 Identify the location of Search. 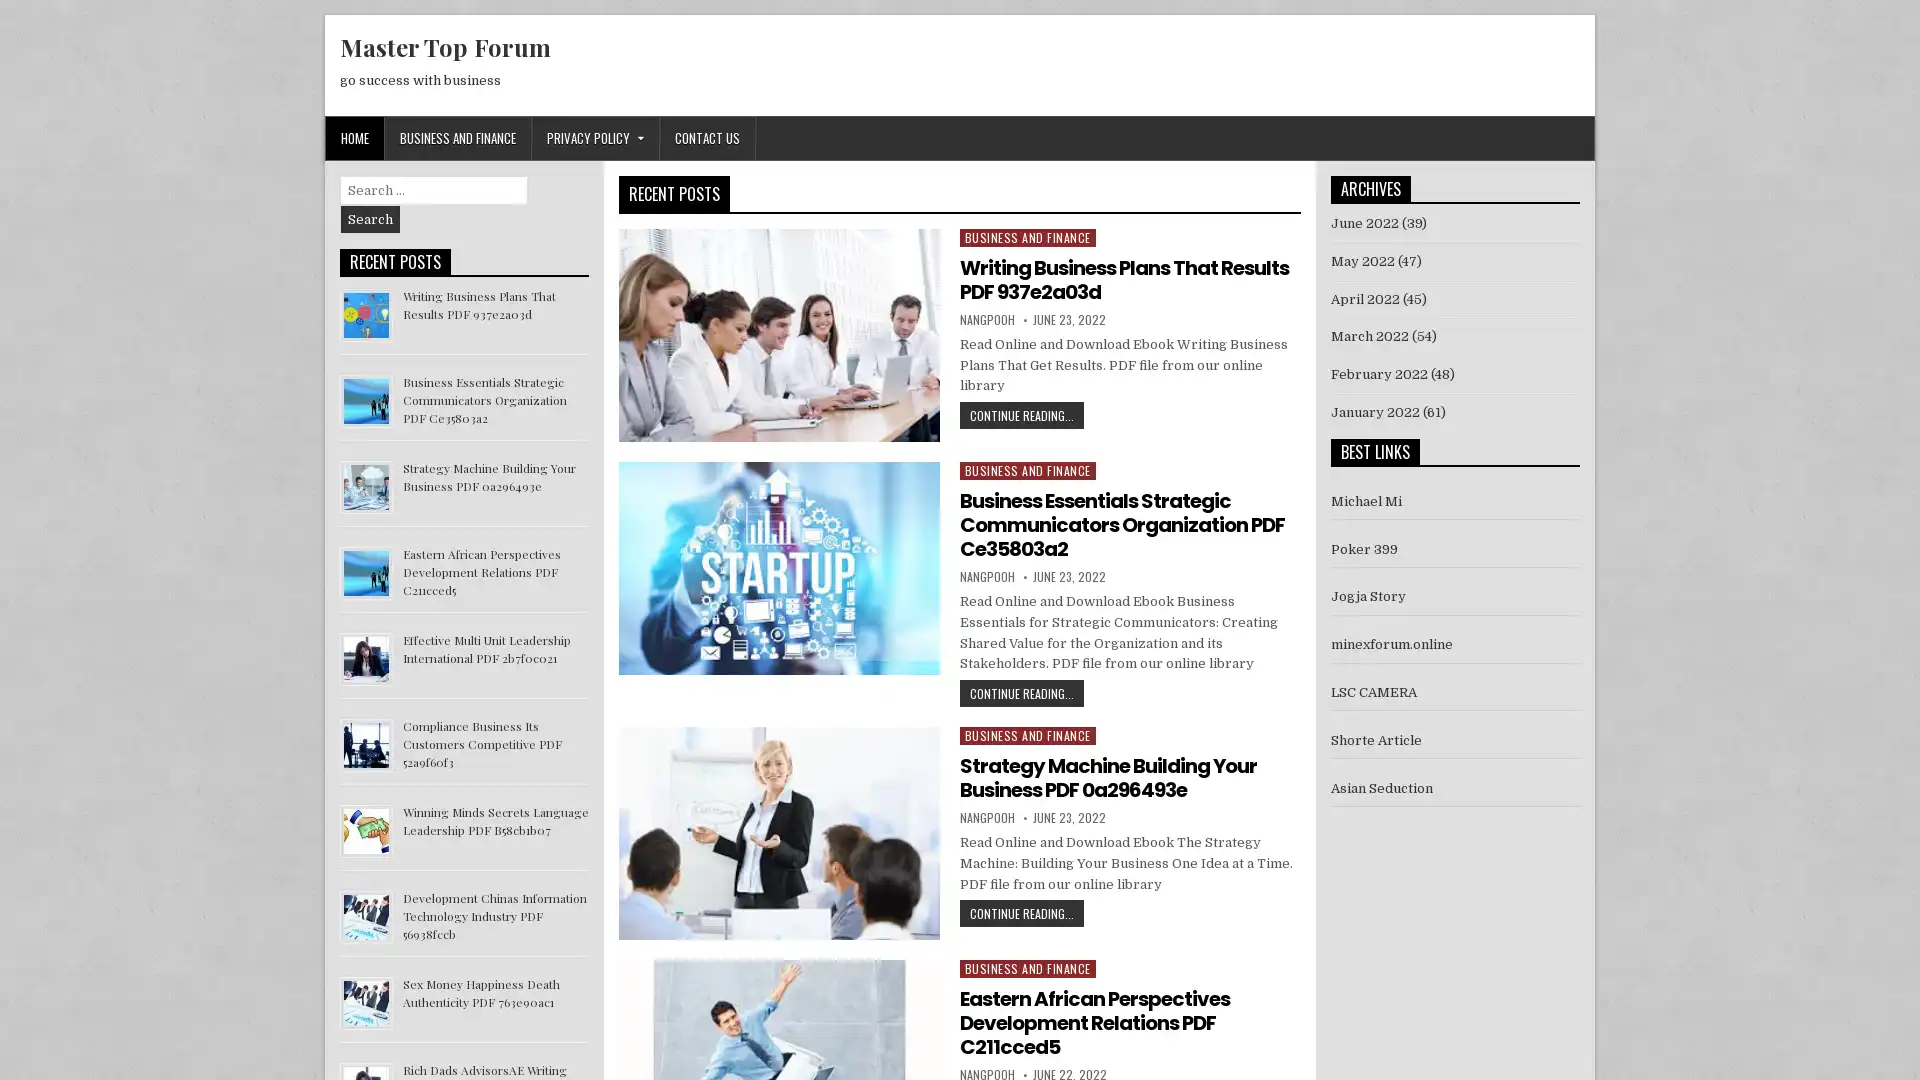
(370, 219).